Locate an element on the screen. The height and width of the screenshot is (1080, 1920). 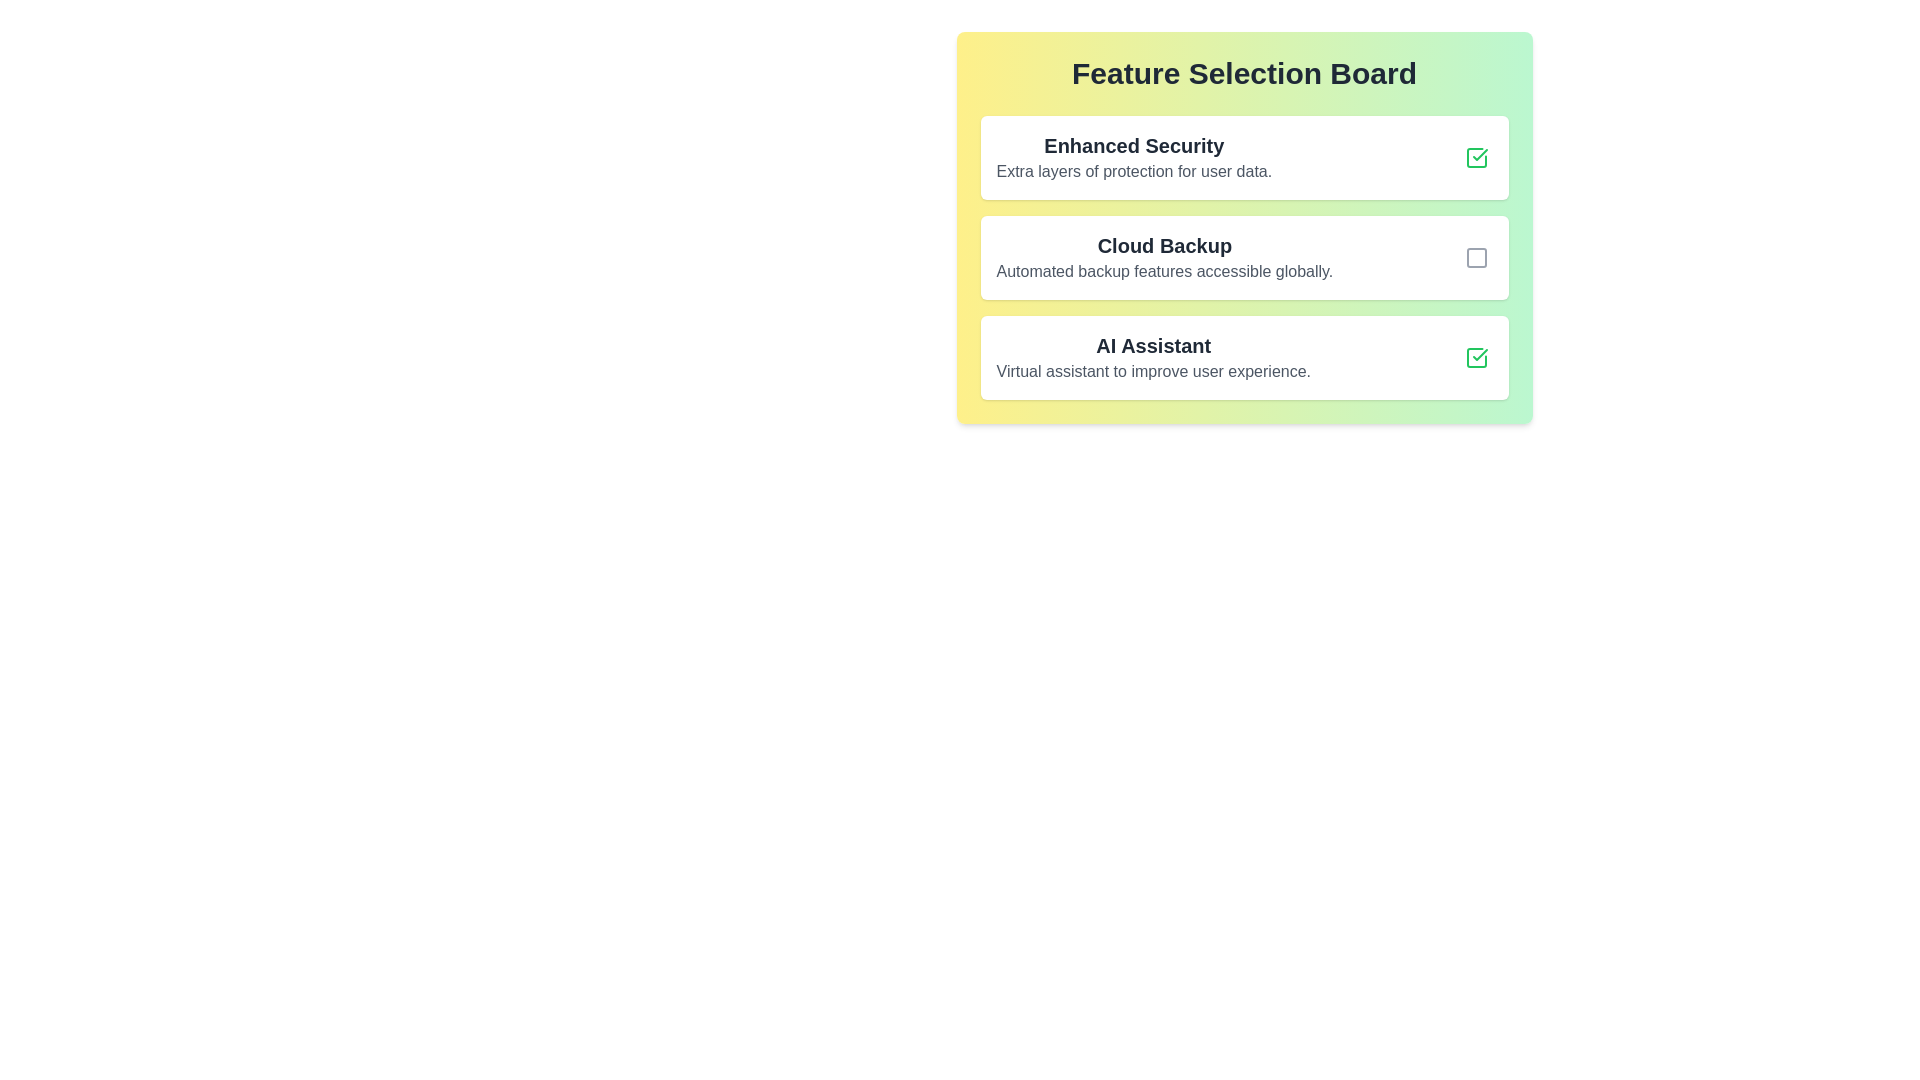
gray text that states 'Virtual assistant to improve user experience.' located below the 'AI Assistant' heading in the third feature card of the 'Feature Selection Board' is located at coordinates (1153, 371).